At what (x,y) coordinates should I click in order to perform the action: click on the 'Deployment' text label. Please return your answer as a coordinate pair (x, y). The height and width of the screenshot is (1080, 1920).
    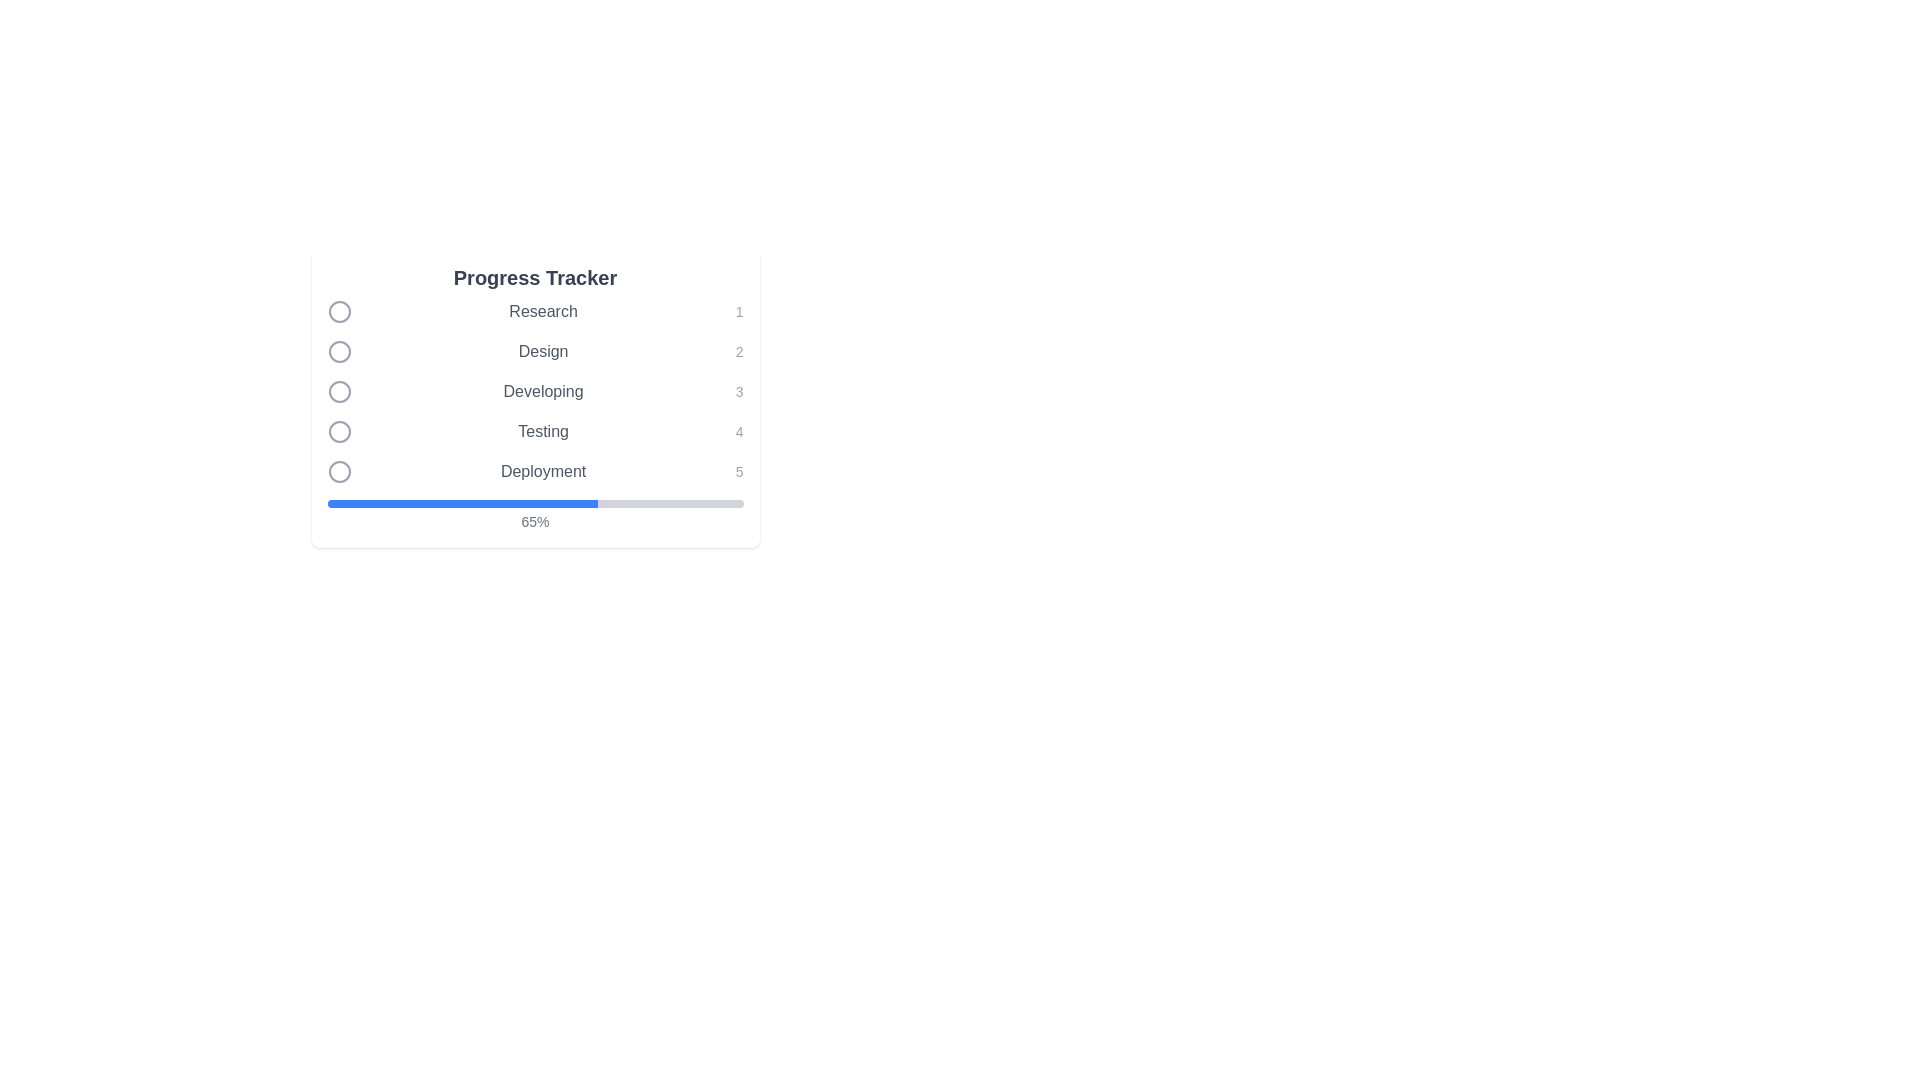
    Looking at the image, I should click on (543, 471).